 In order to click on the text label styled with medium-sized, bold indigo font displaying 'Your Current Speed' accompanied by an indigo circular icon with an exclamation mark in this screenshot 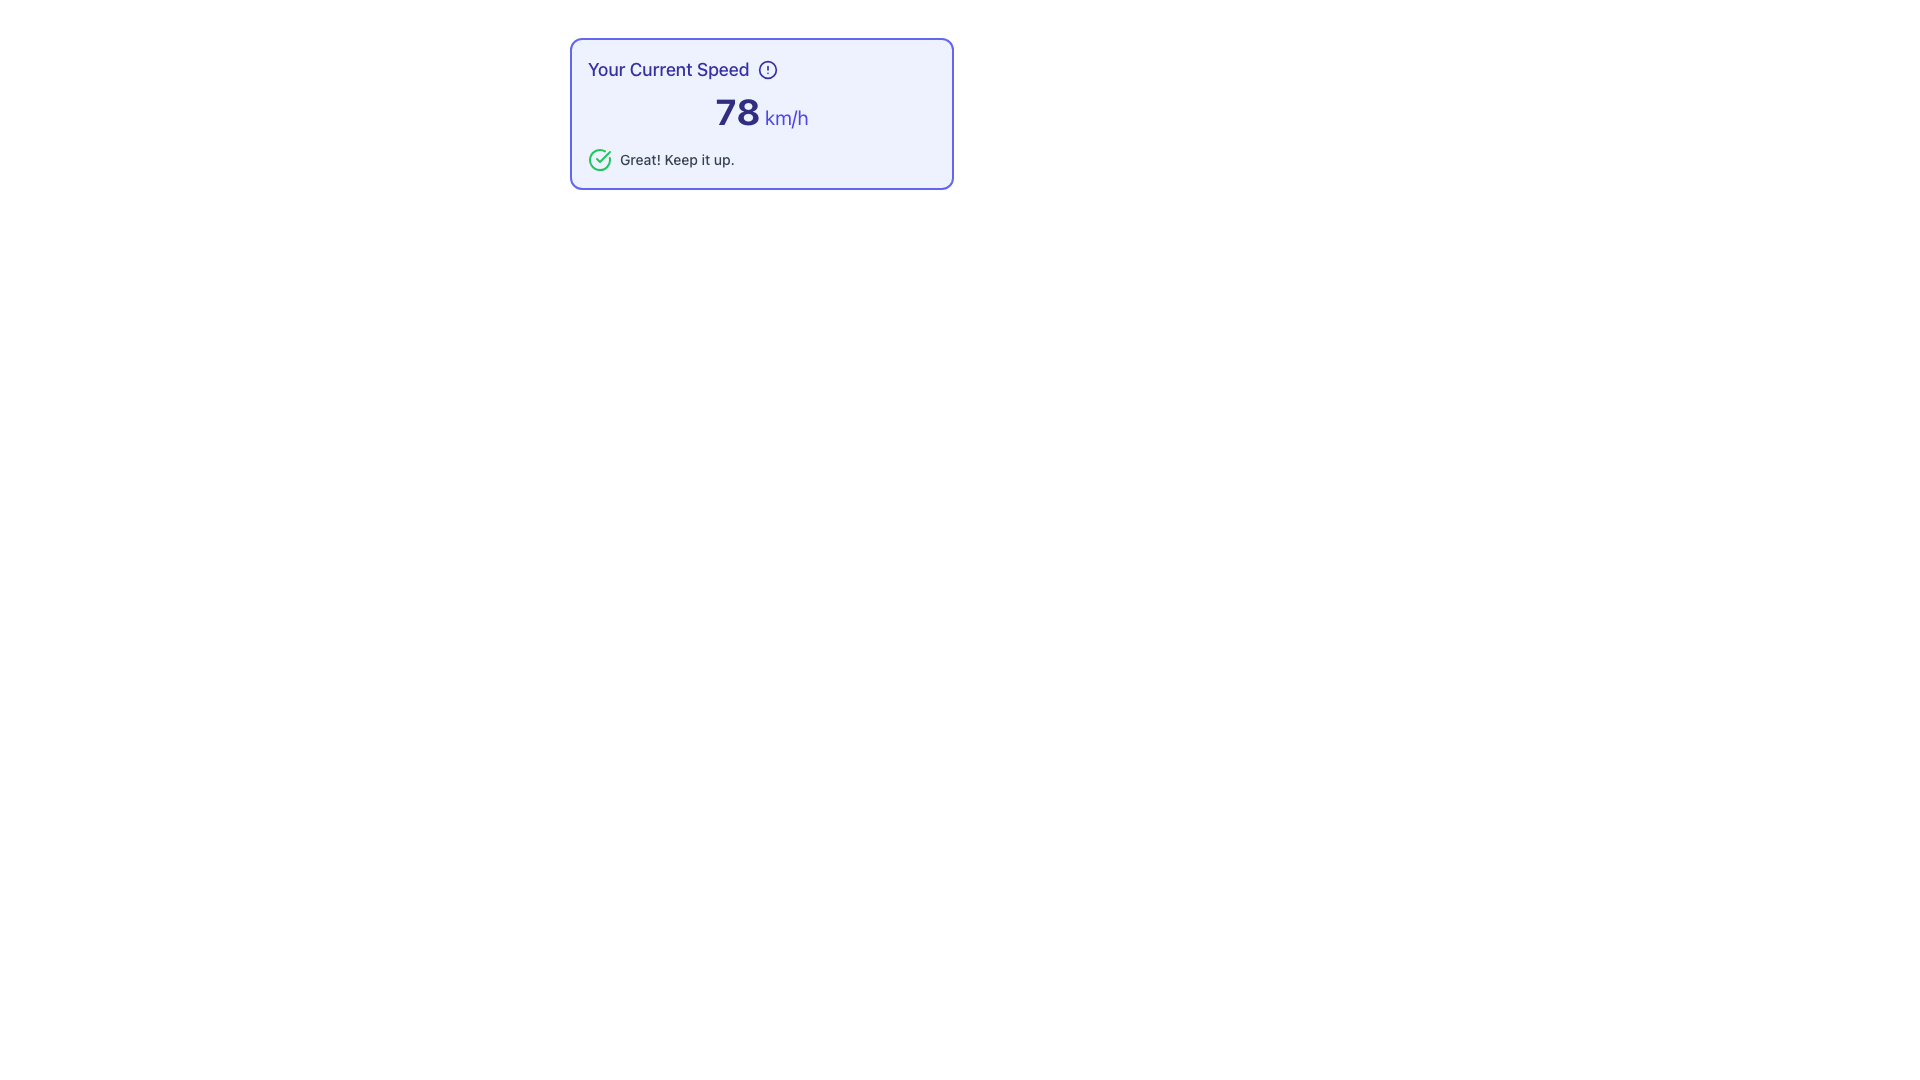, I will do `click(761, 68)`.